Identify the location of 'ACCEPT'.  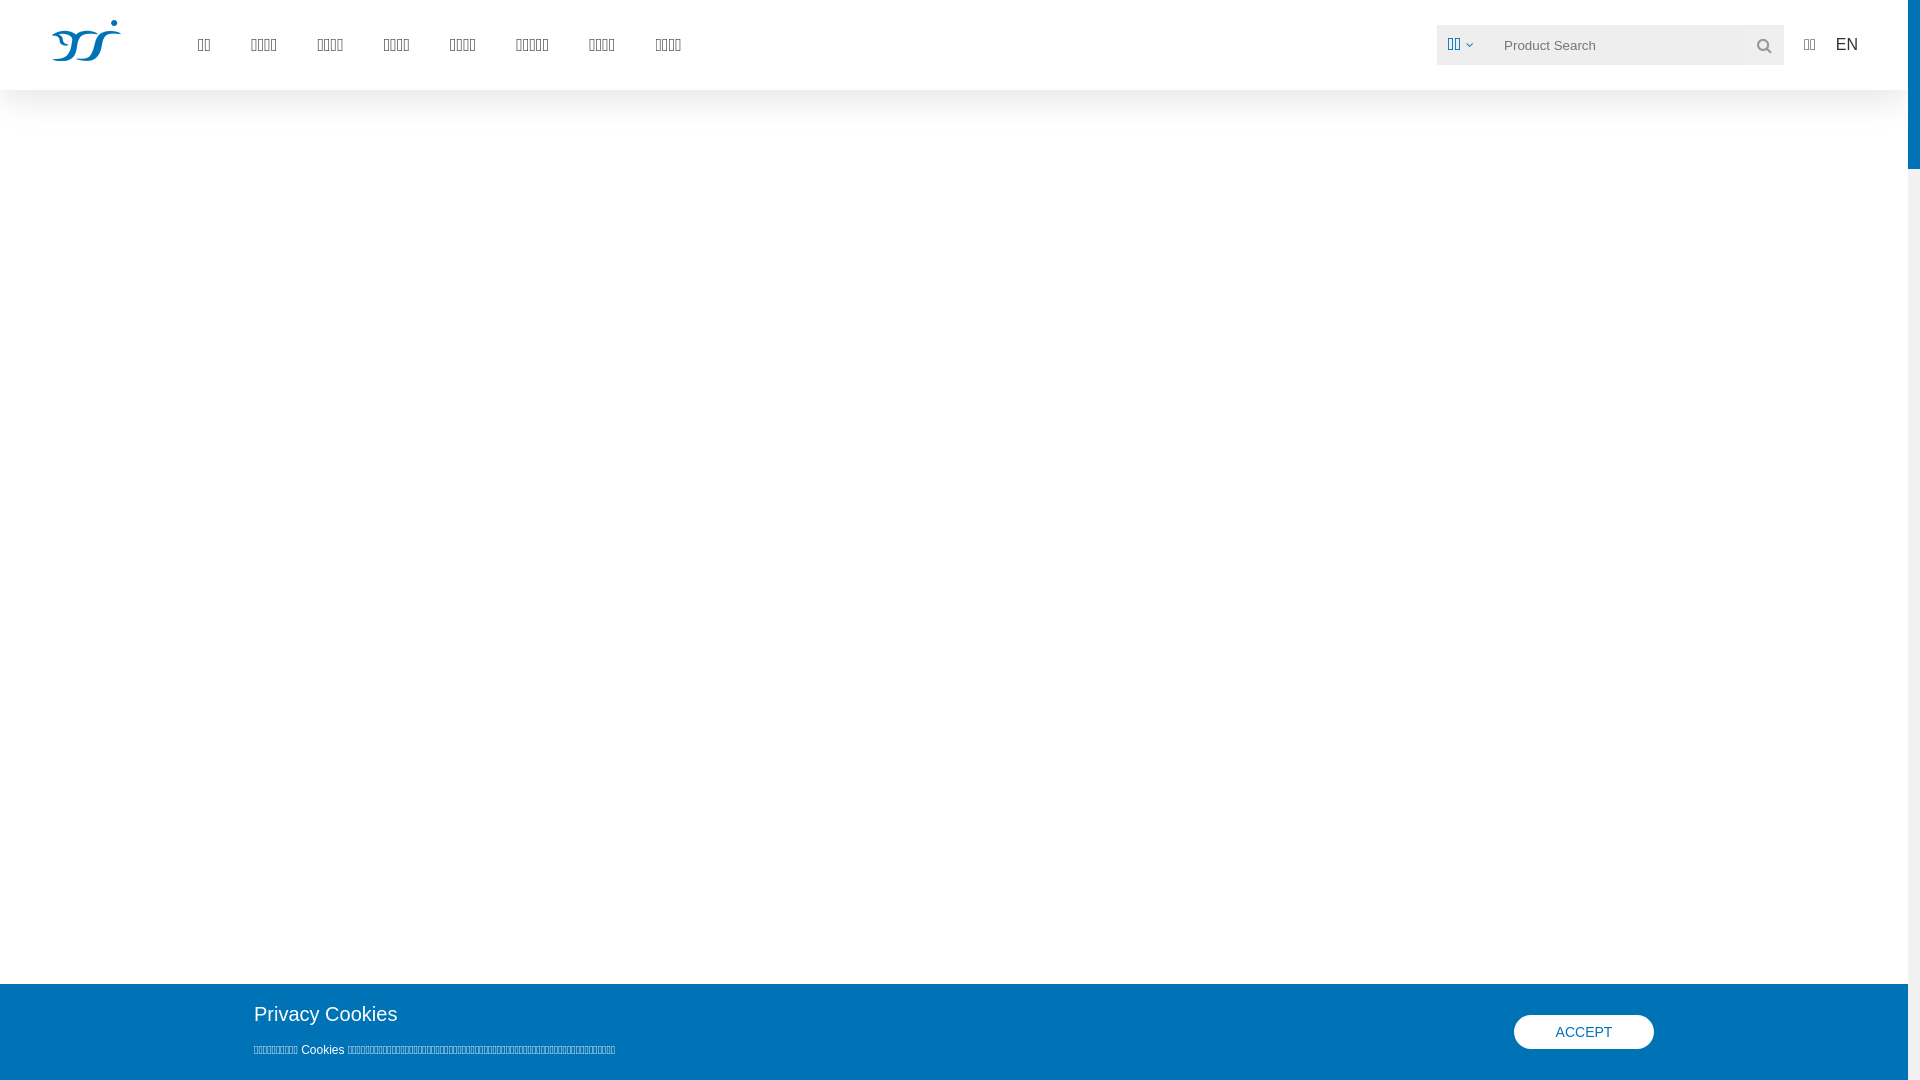
(1583, 1032).